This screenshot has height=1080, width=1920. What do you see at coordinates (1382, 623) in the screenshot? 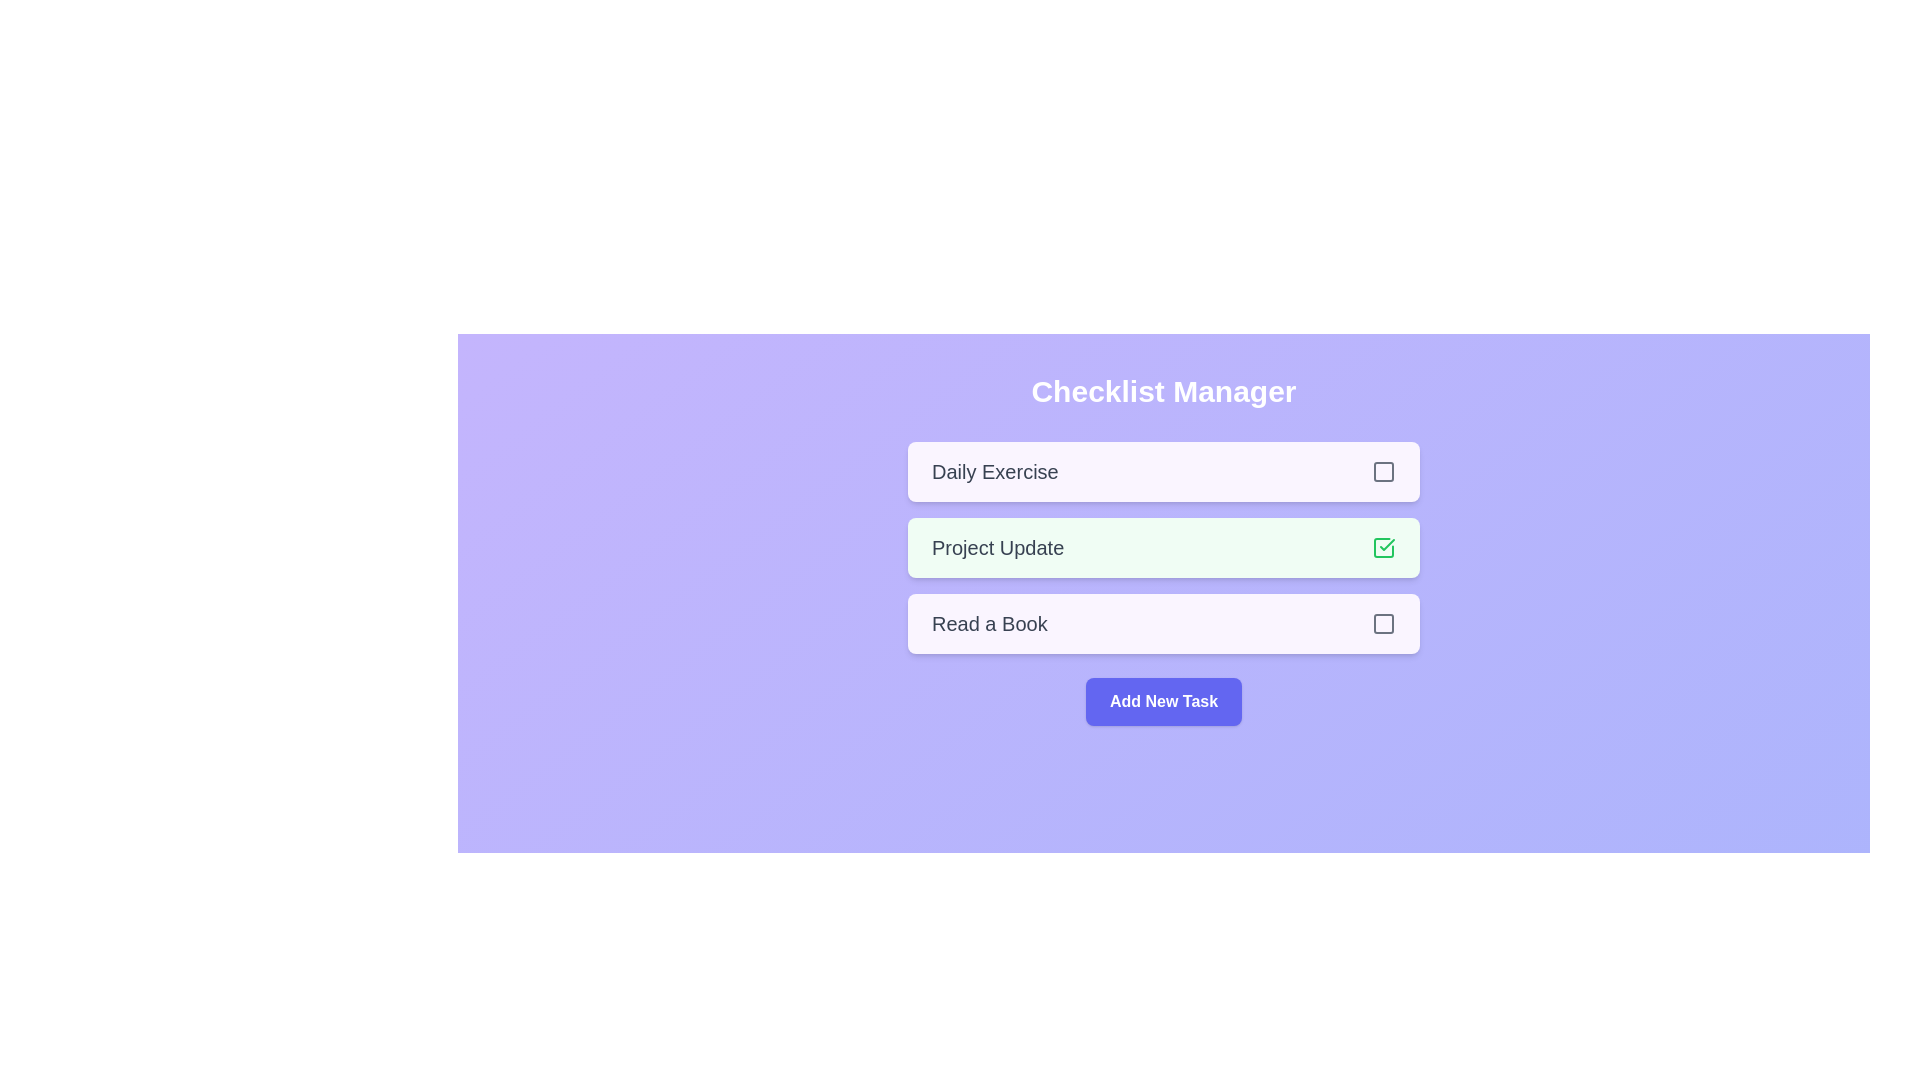
I see `the checkbox for the task titled 'Read a Book' to toggle its completion status` at bounding box center [1382, 623].